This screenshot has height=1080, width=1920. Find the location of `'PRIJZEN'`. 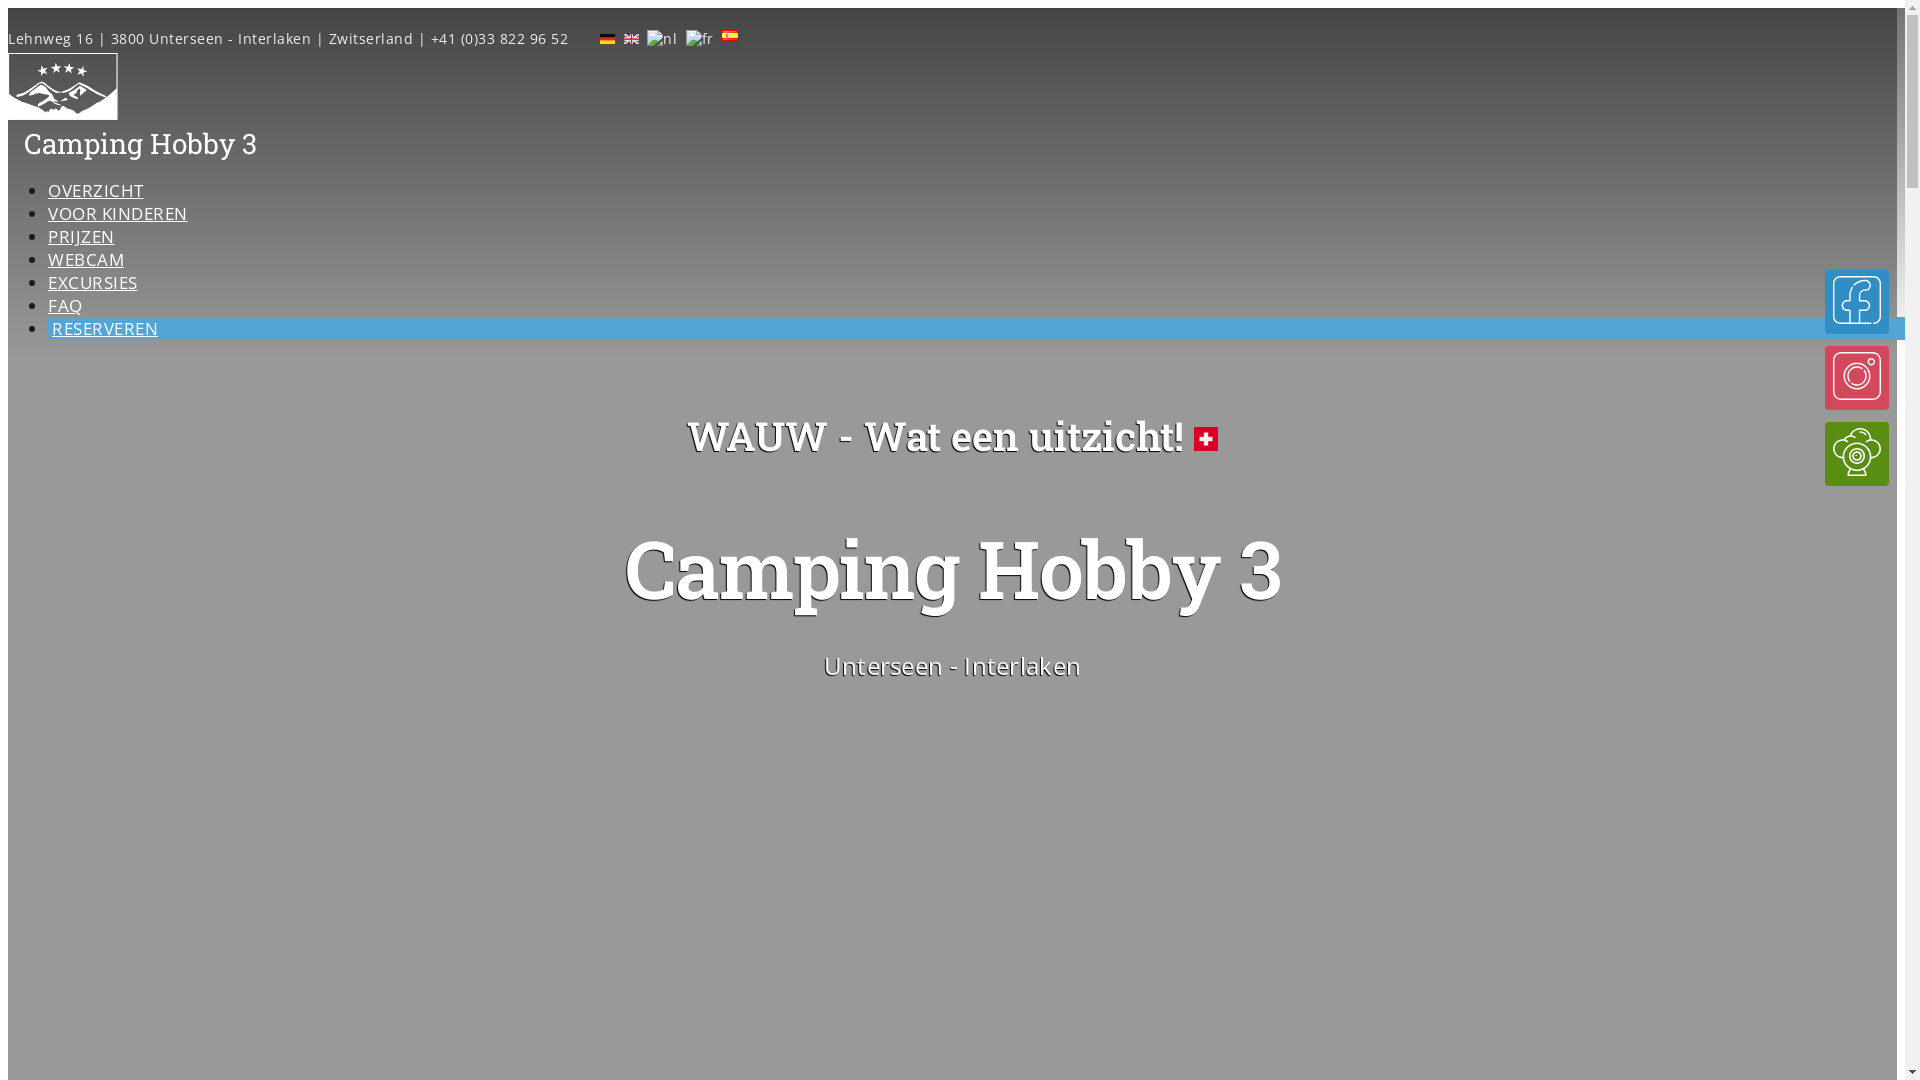

'PRIJZEN' is located at coordinates (80, 235).